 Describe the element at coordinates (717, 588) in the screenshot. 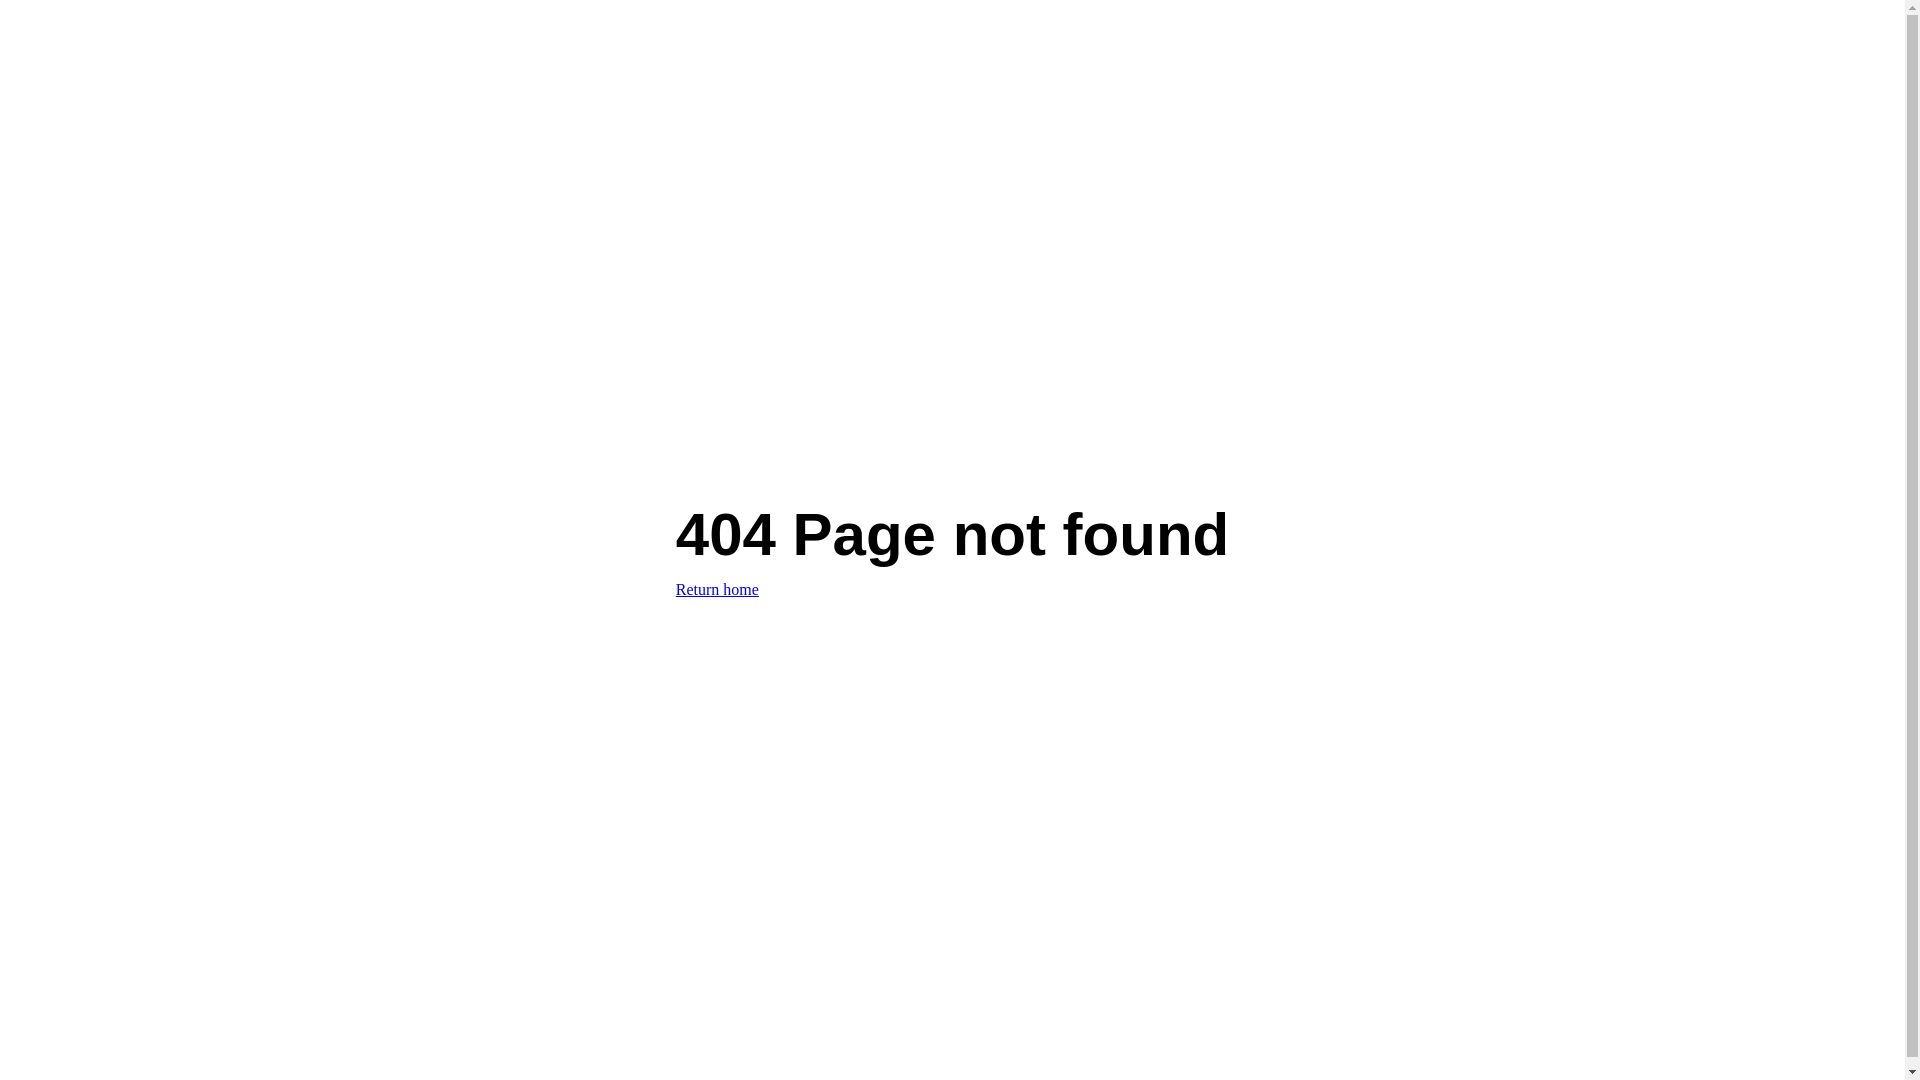

I see `'Return home'` at that location.